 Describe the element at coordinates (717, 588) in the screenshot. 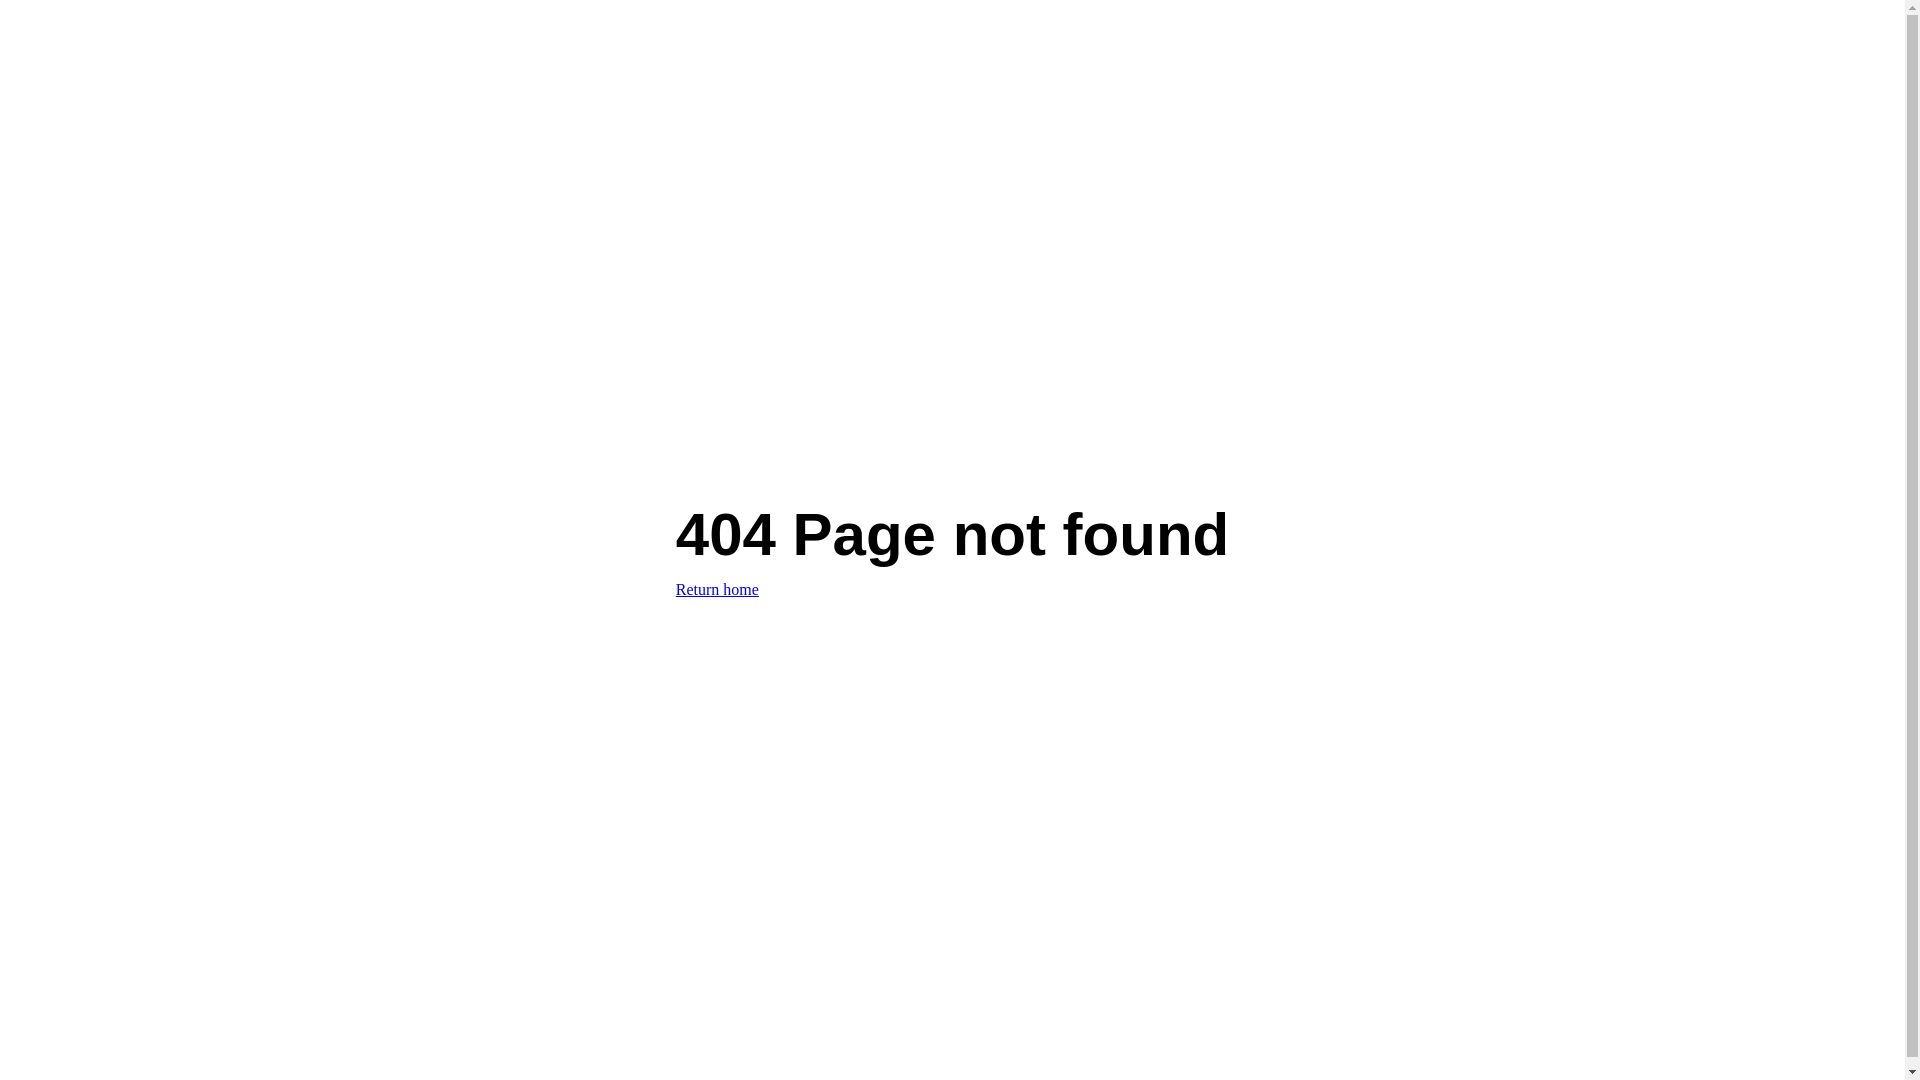

I see `'Return home'` at that location.